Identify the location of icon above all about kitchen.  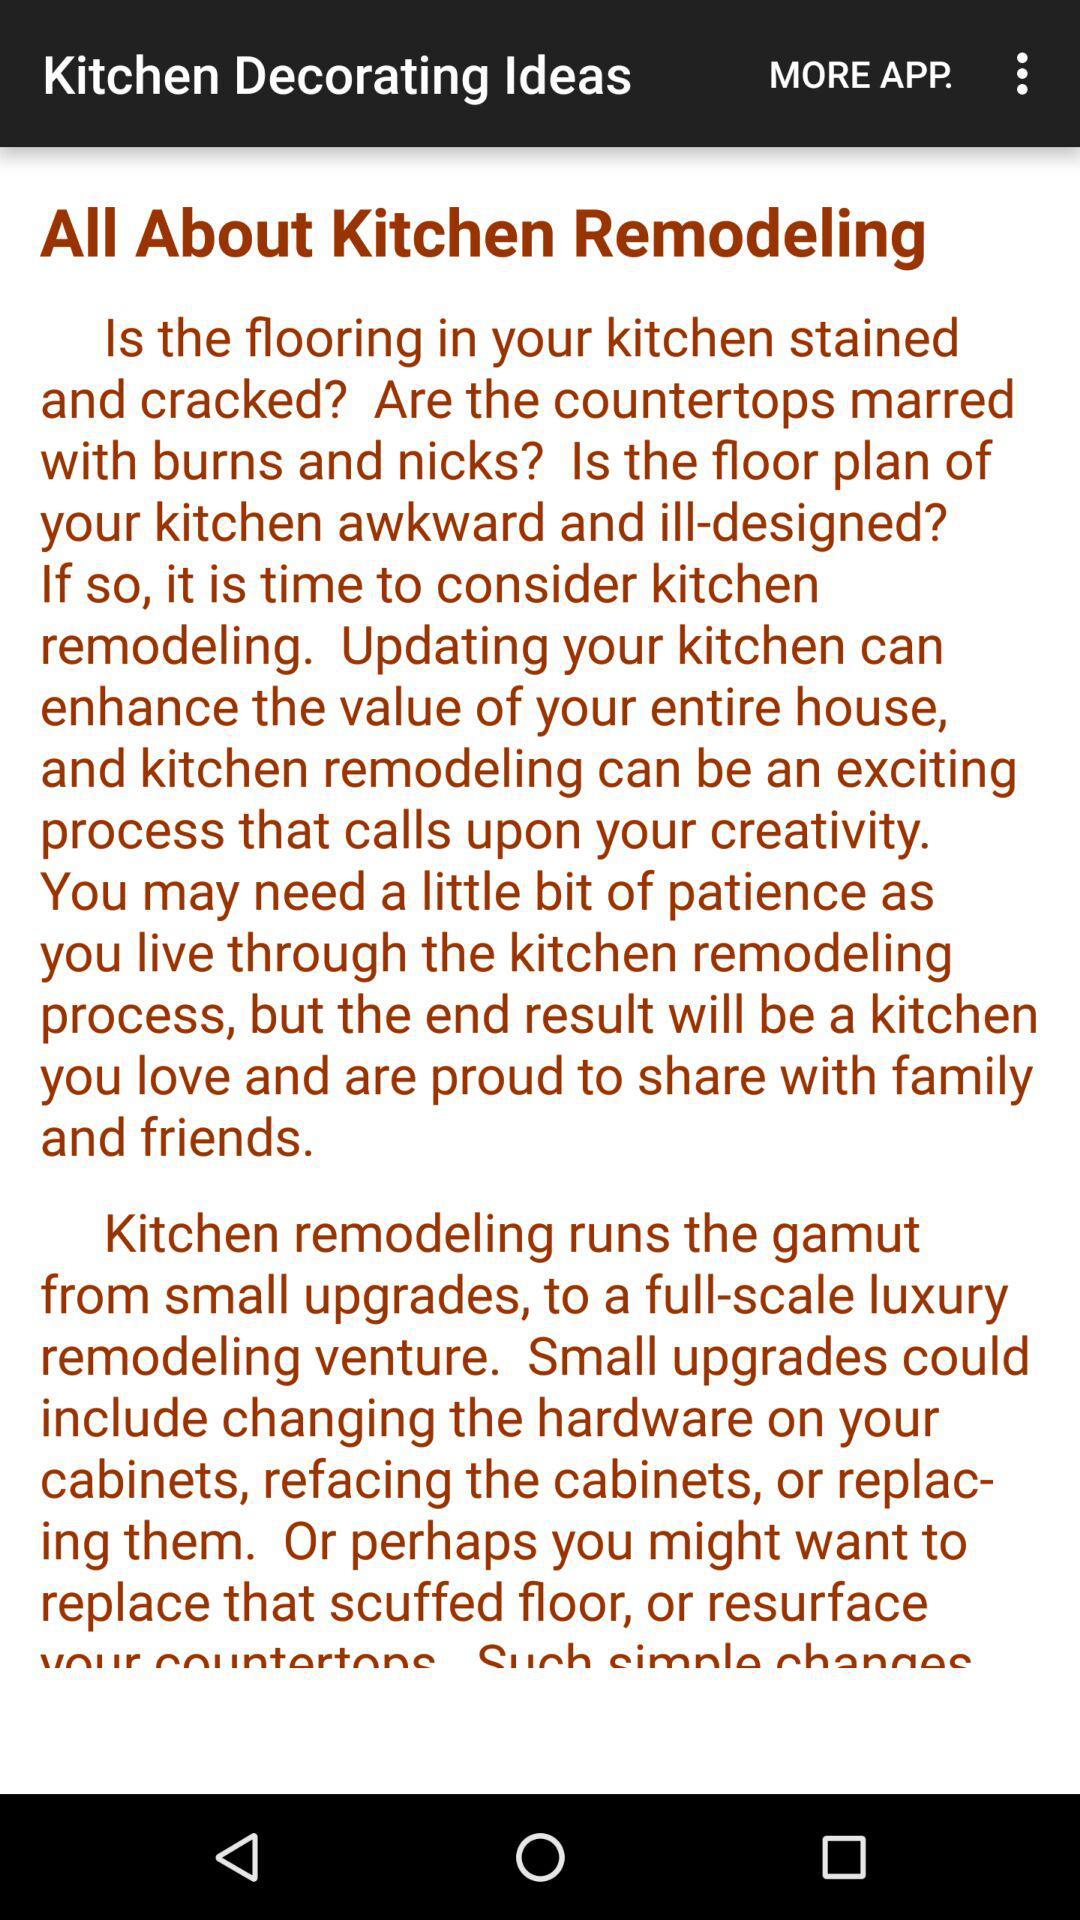
(1027, 73).